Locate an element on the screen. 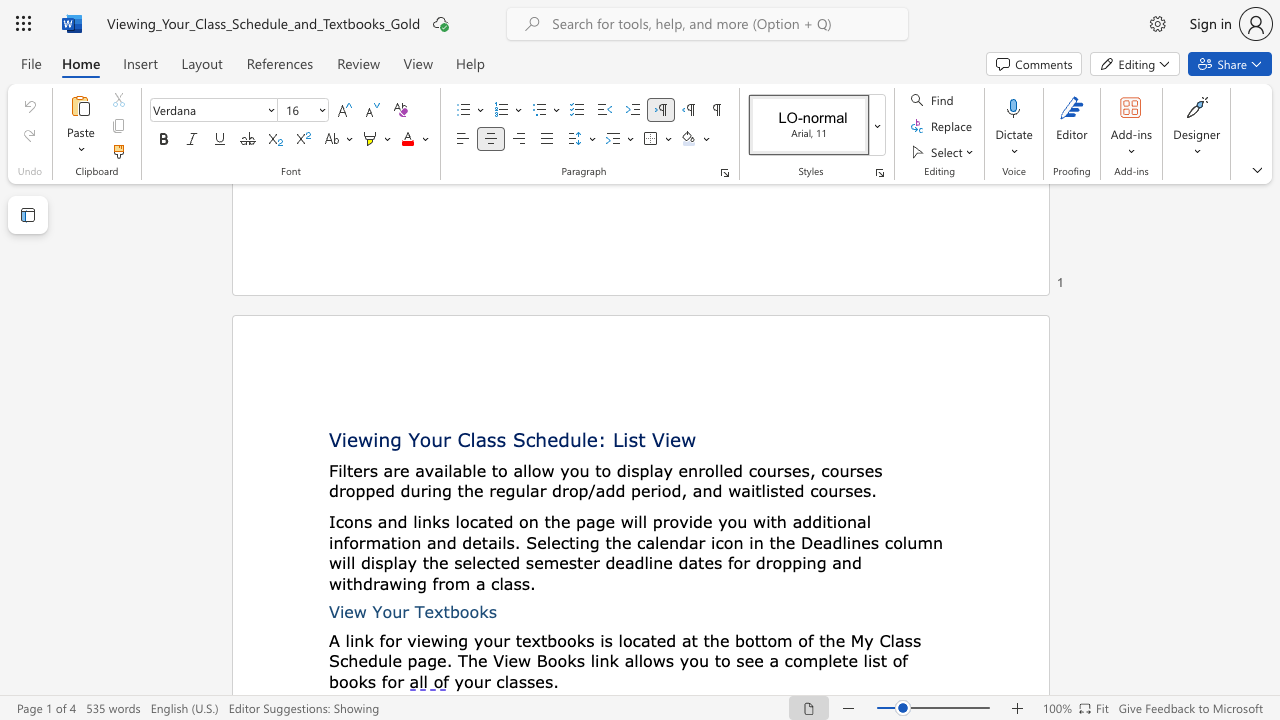 The image size is (1280, 720). the subset text "able to allow you to displa" within the text "Filters are available to allow you to display enrolled courses, courses dropped during the regular drop/add period, and waitlisted courses." is located at coordinates (451, 470).